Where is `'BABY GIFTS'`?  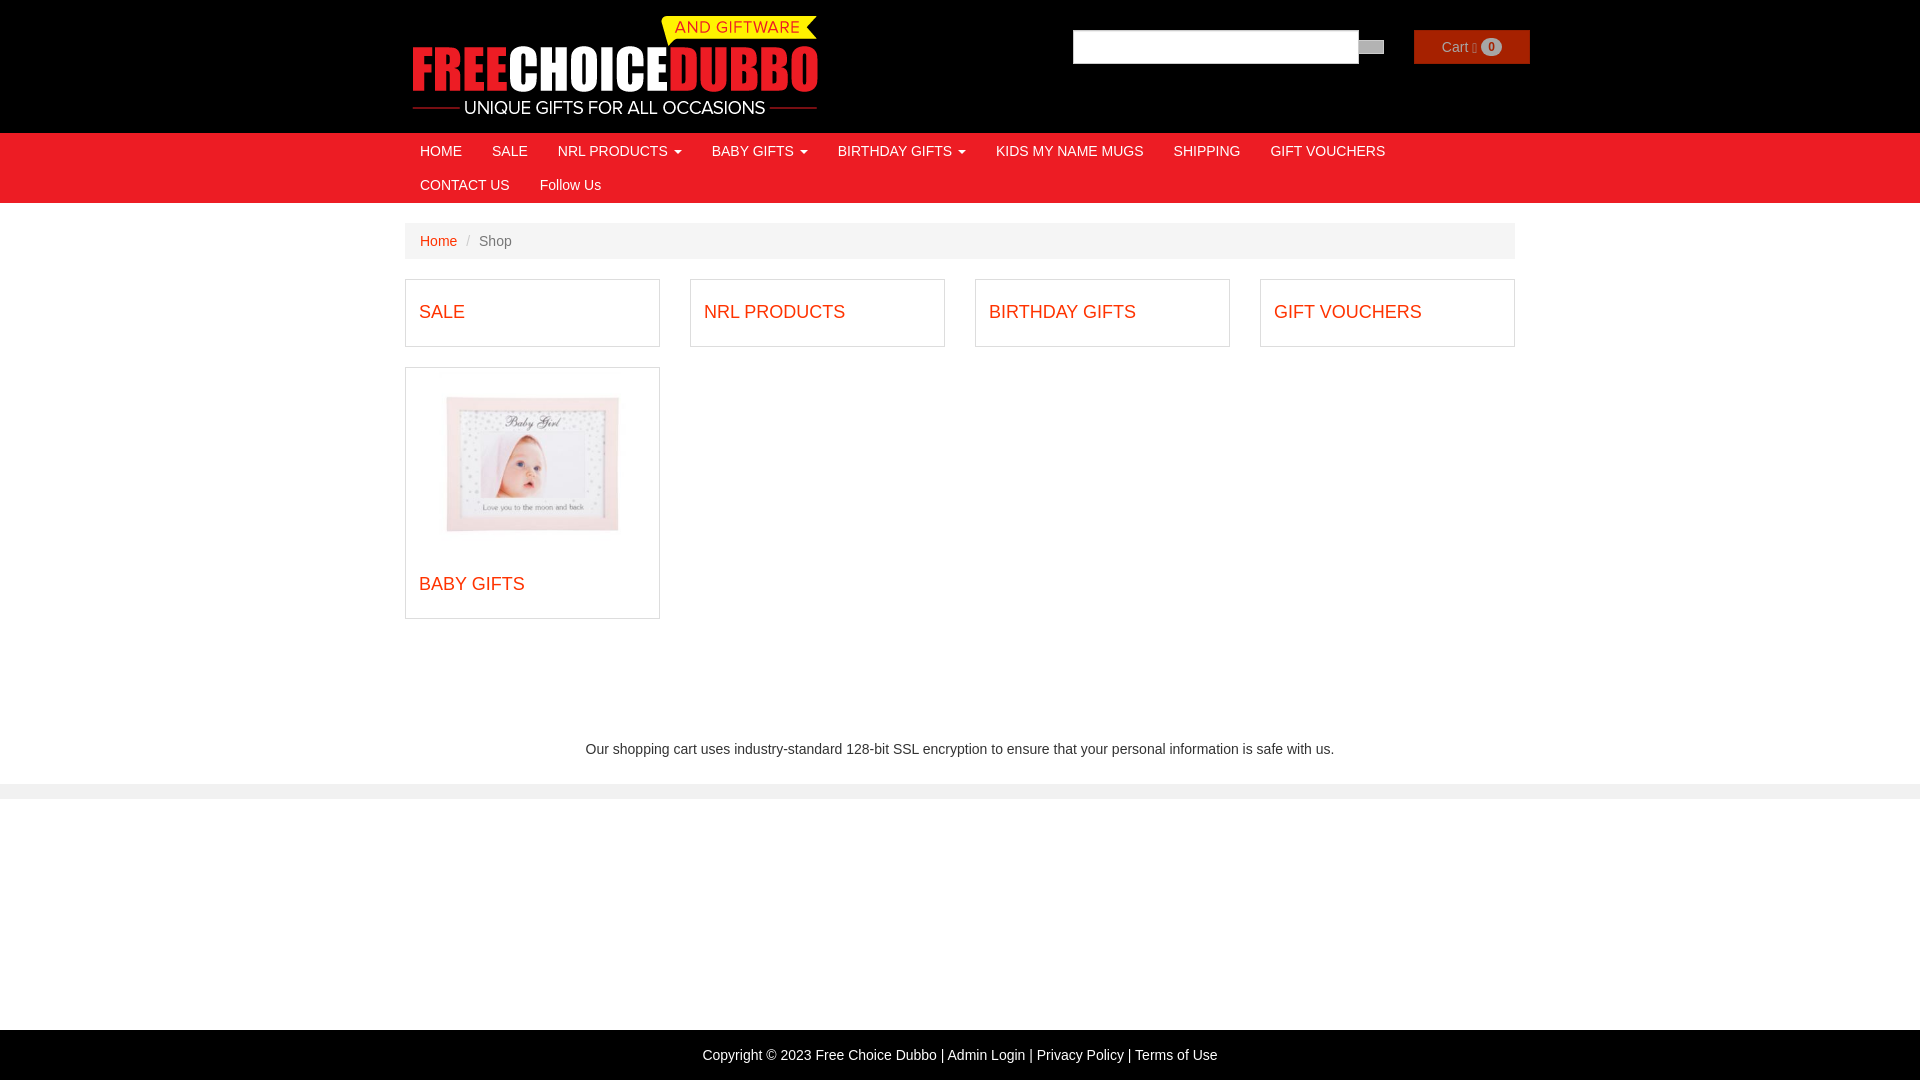 'BABY GIFTS' is located at coordinates (758, 149).